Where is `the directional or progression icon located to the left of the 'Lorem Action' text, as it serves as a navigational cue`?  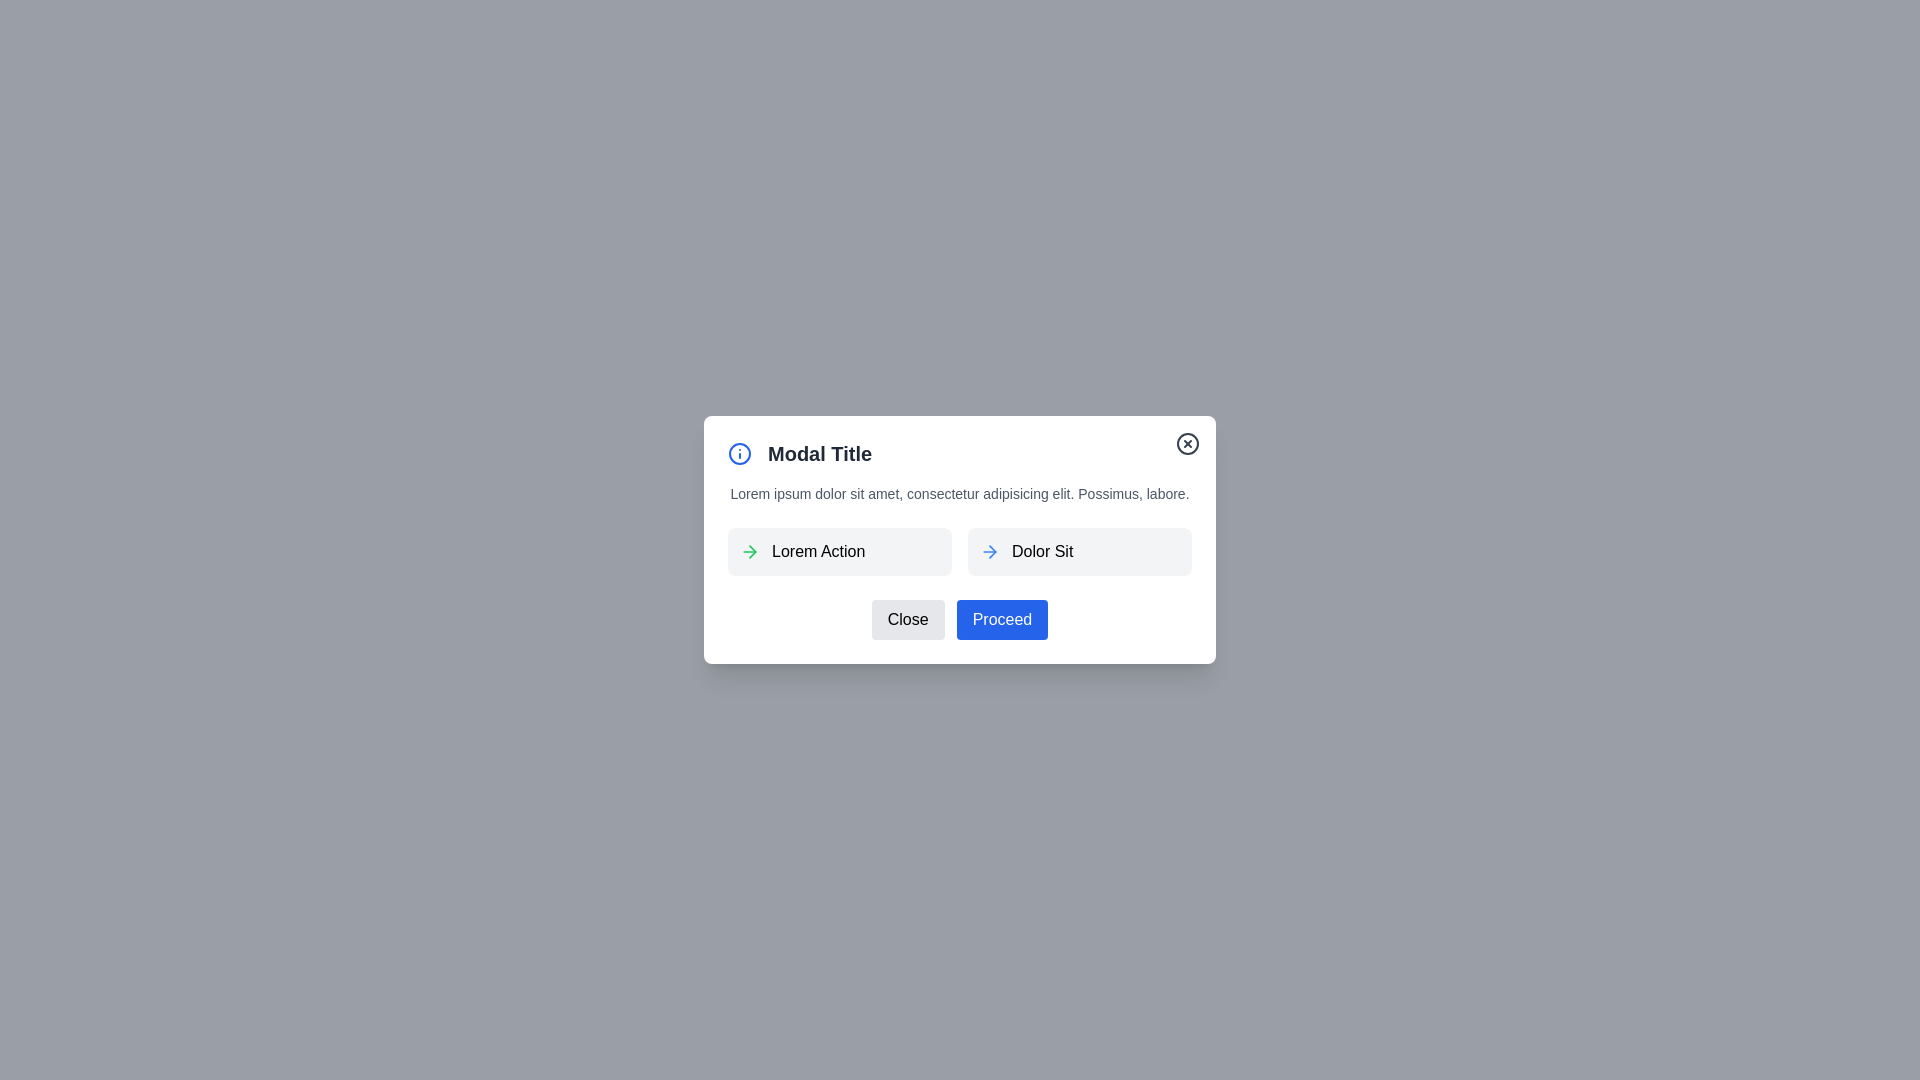 the directional or progression icon located to the left of the 'Lorem Action' text, as it serves as a navigational cue is located at coordinates (748, 551).